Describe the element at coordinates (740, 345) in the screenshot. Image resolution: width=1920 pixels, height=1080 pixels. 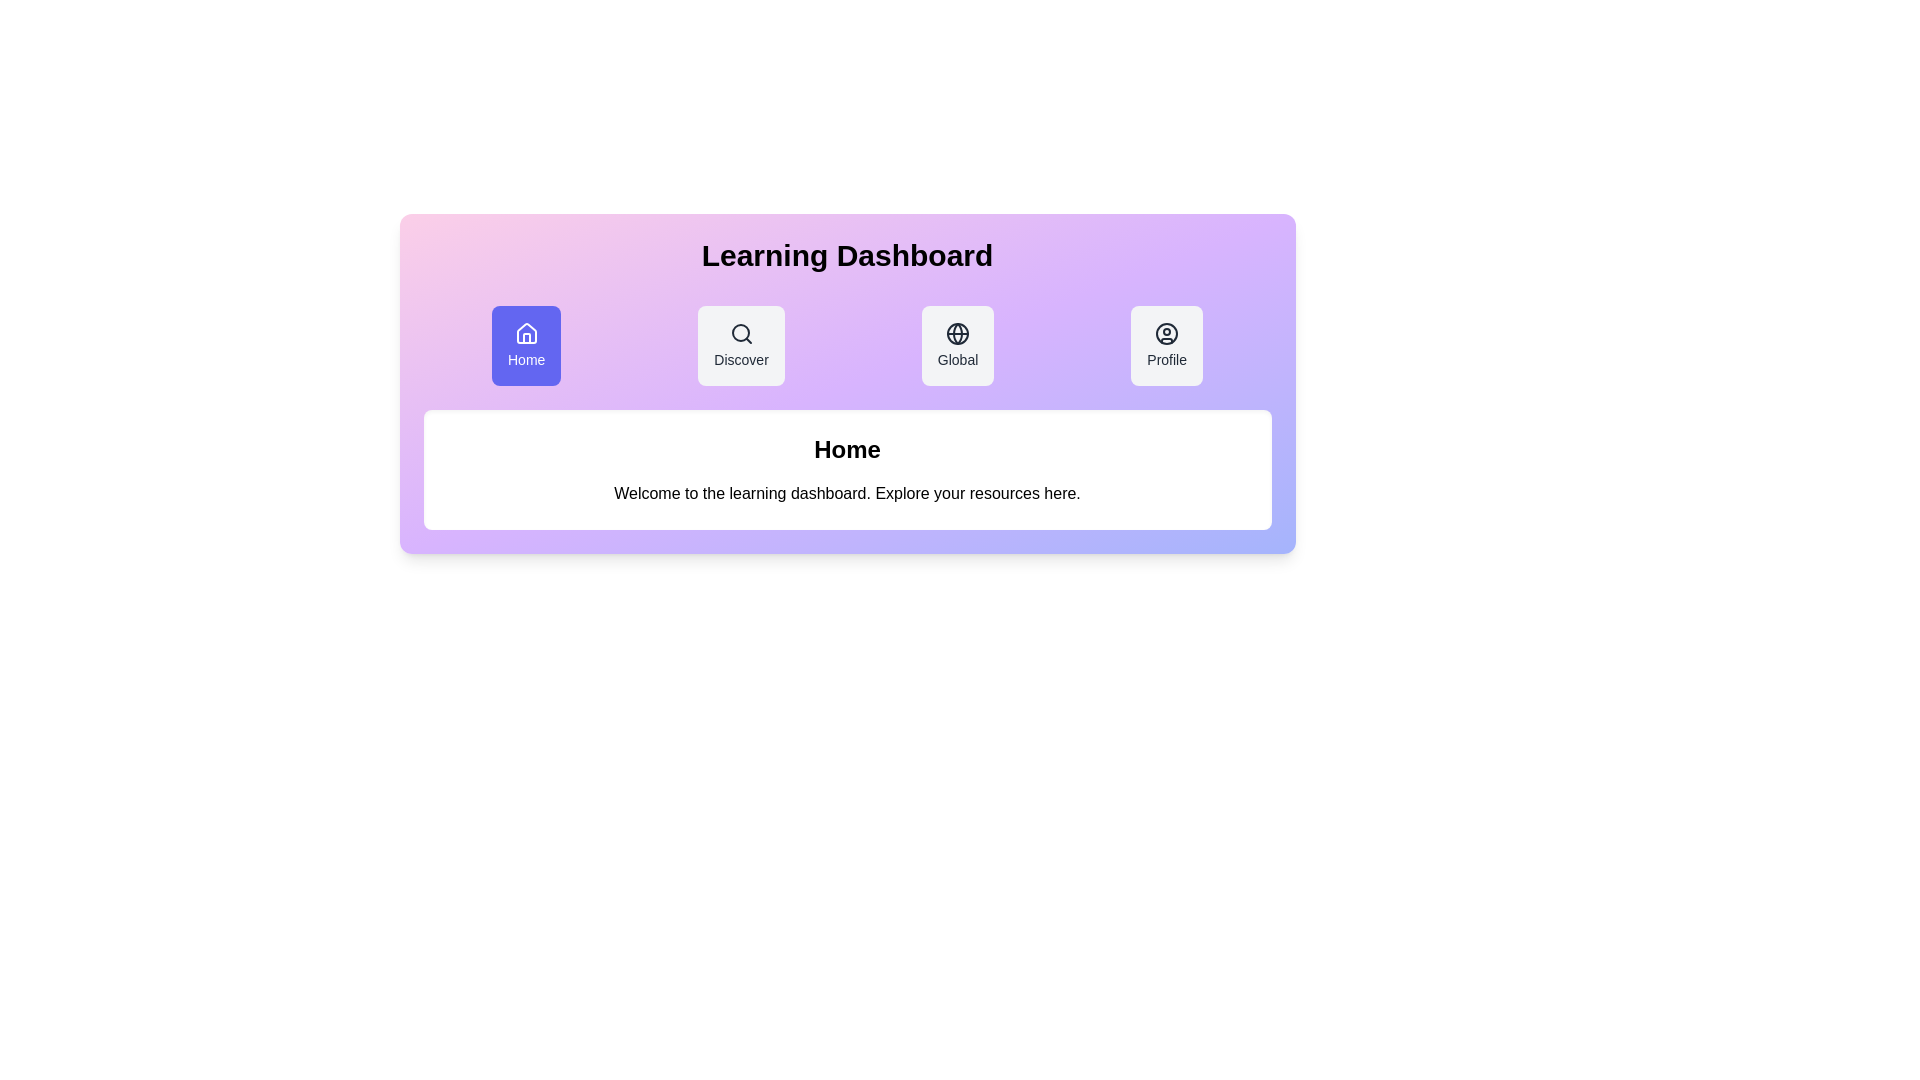
I see `the Discover tab by clicking on it` at that location.